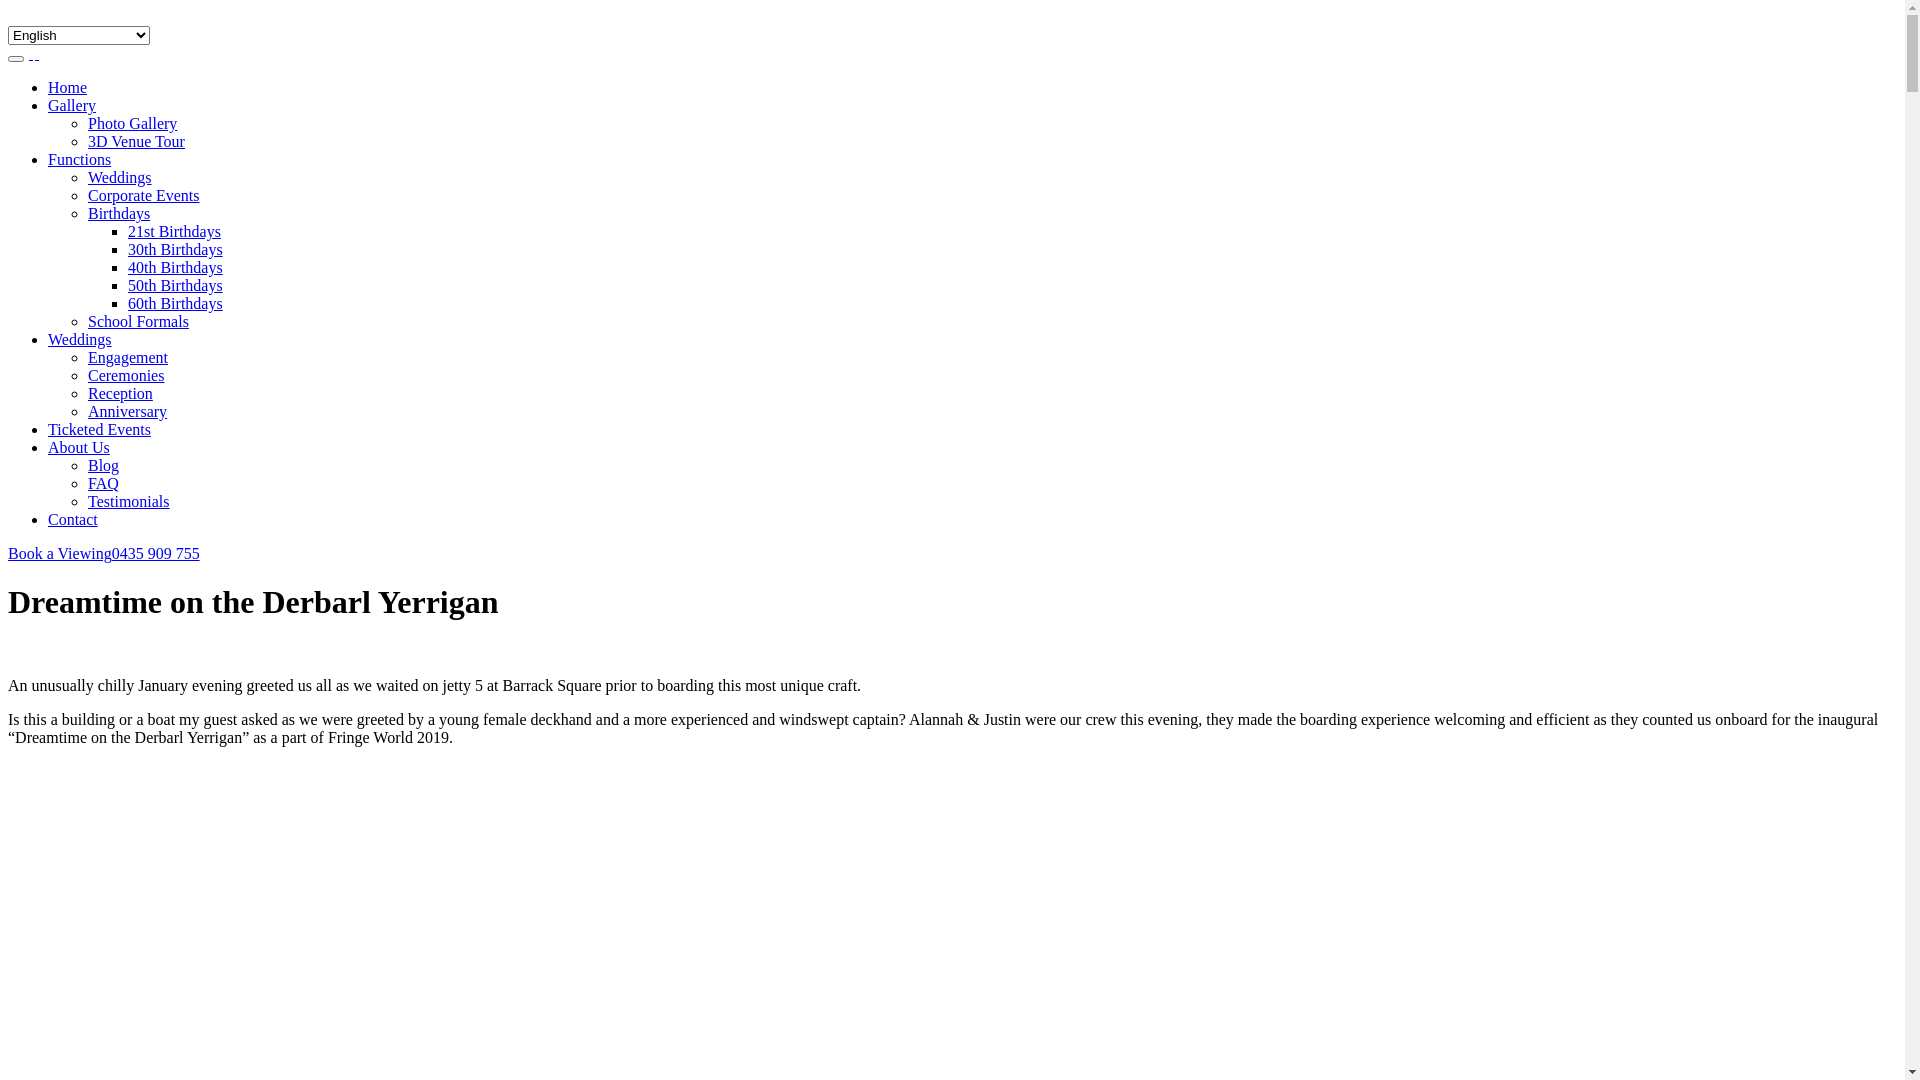  Describe the element at coordinates (80, 338) in the screenshot. I see `'Weddings'` at that location.